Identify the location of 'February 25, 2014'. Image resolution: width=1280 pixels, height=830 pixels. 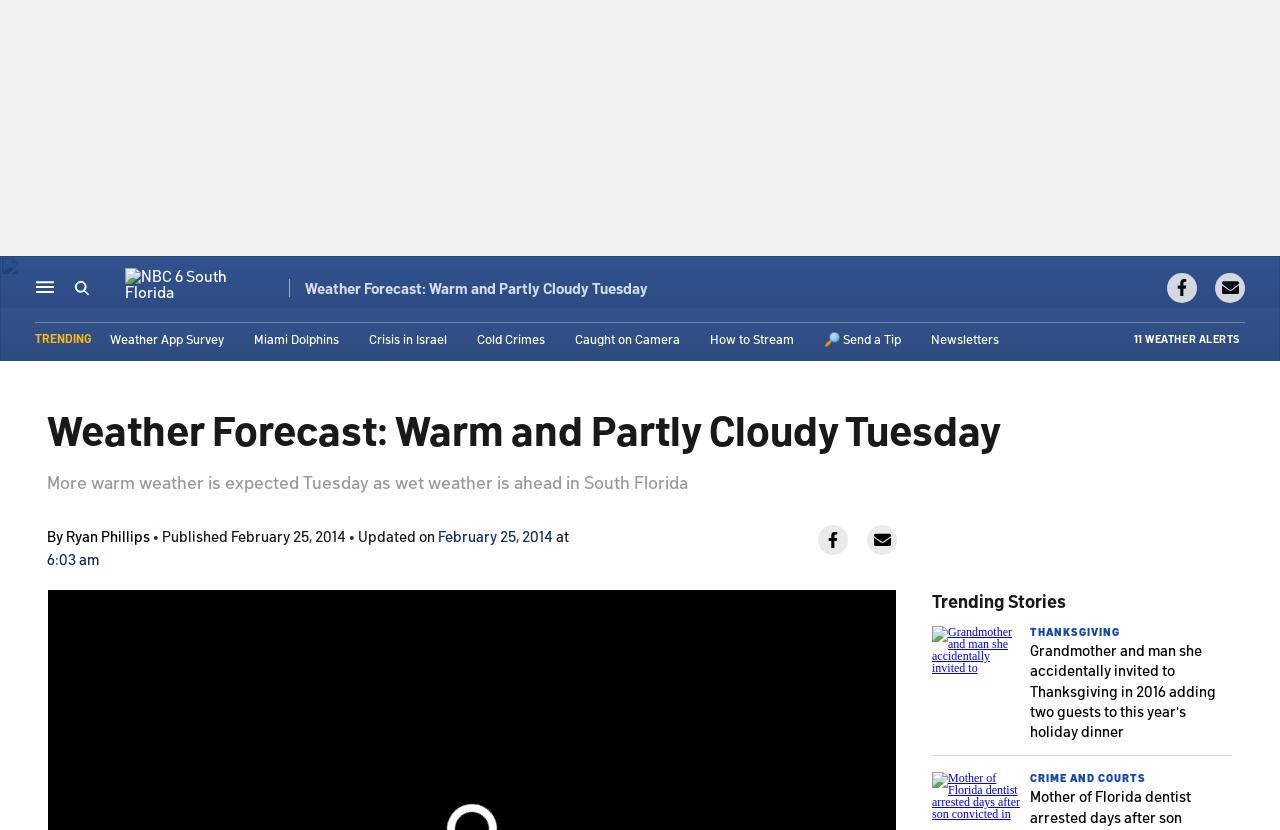
(495, 535).